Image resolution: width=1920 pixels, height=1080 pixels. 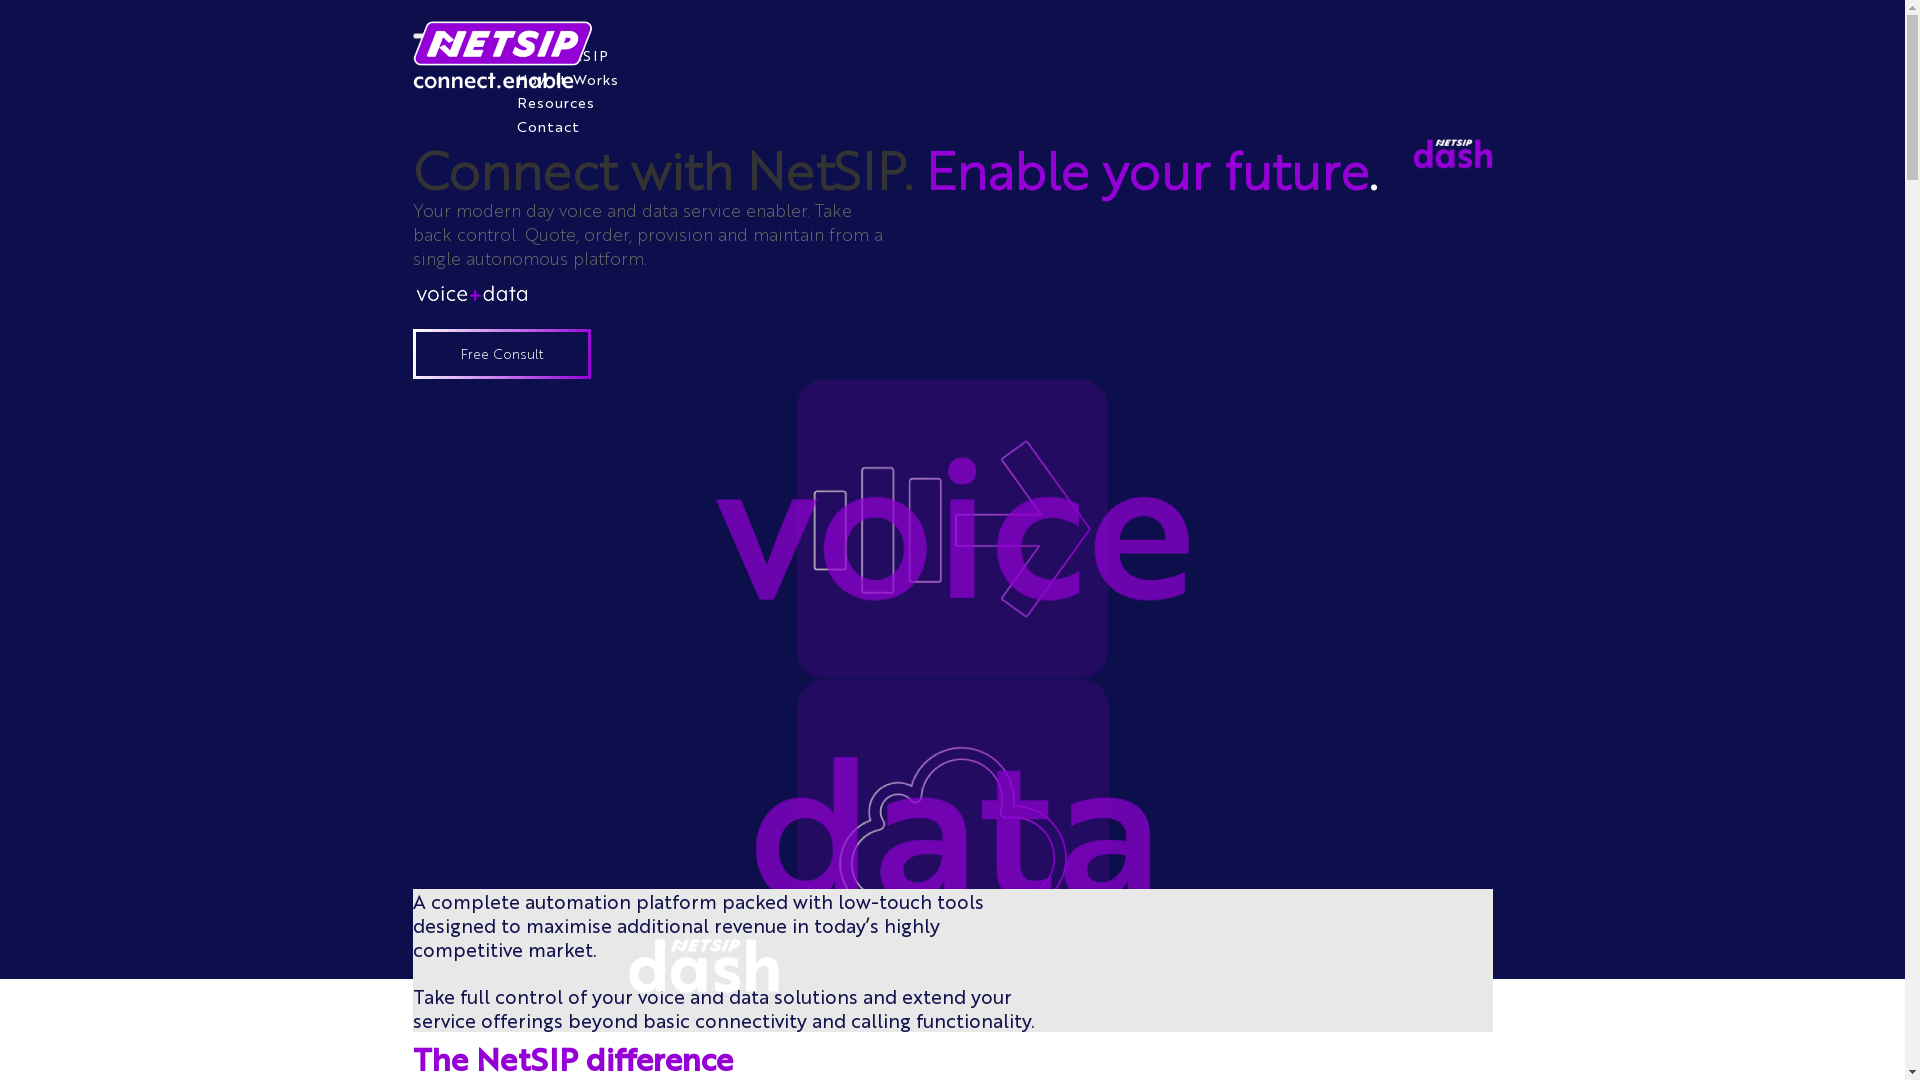 What do you see at coordinates (555, 101) in the screenshot?
I see `'Resources'` at bounding box center [555, 101].